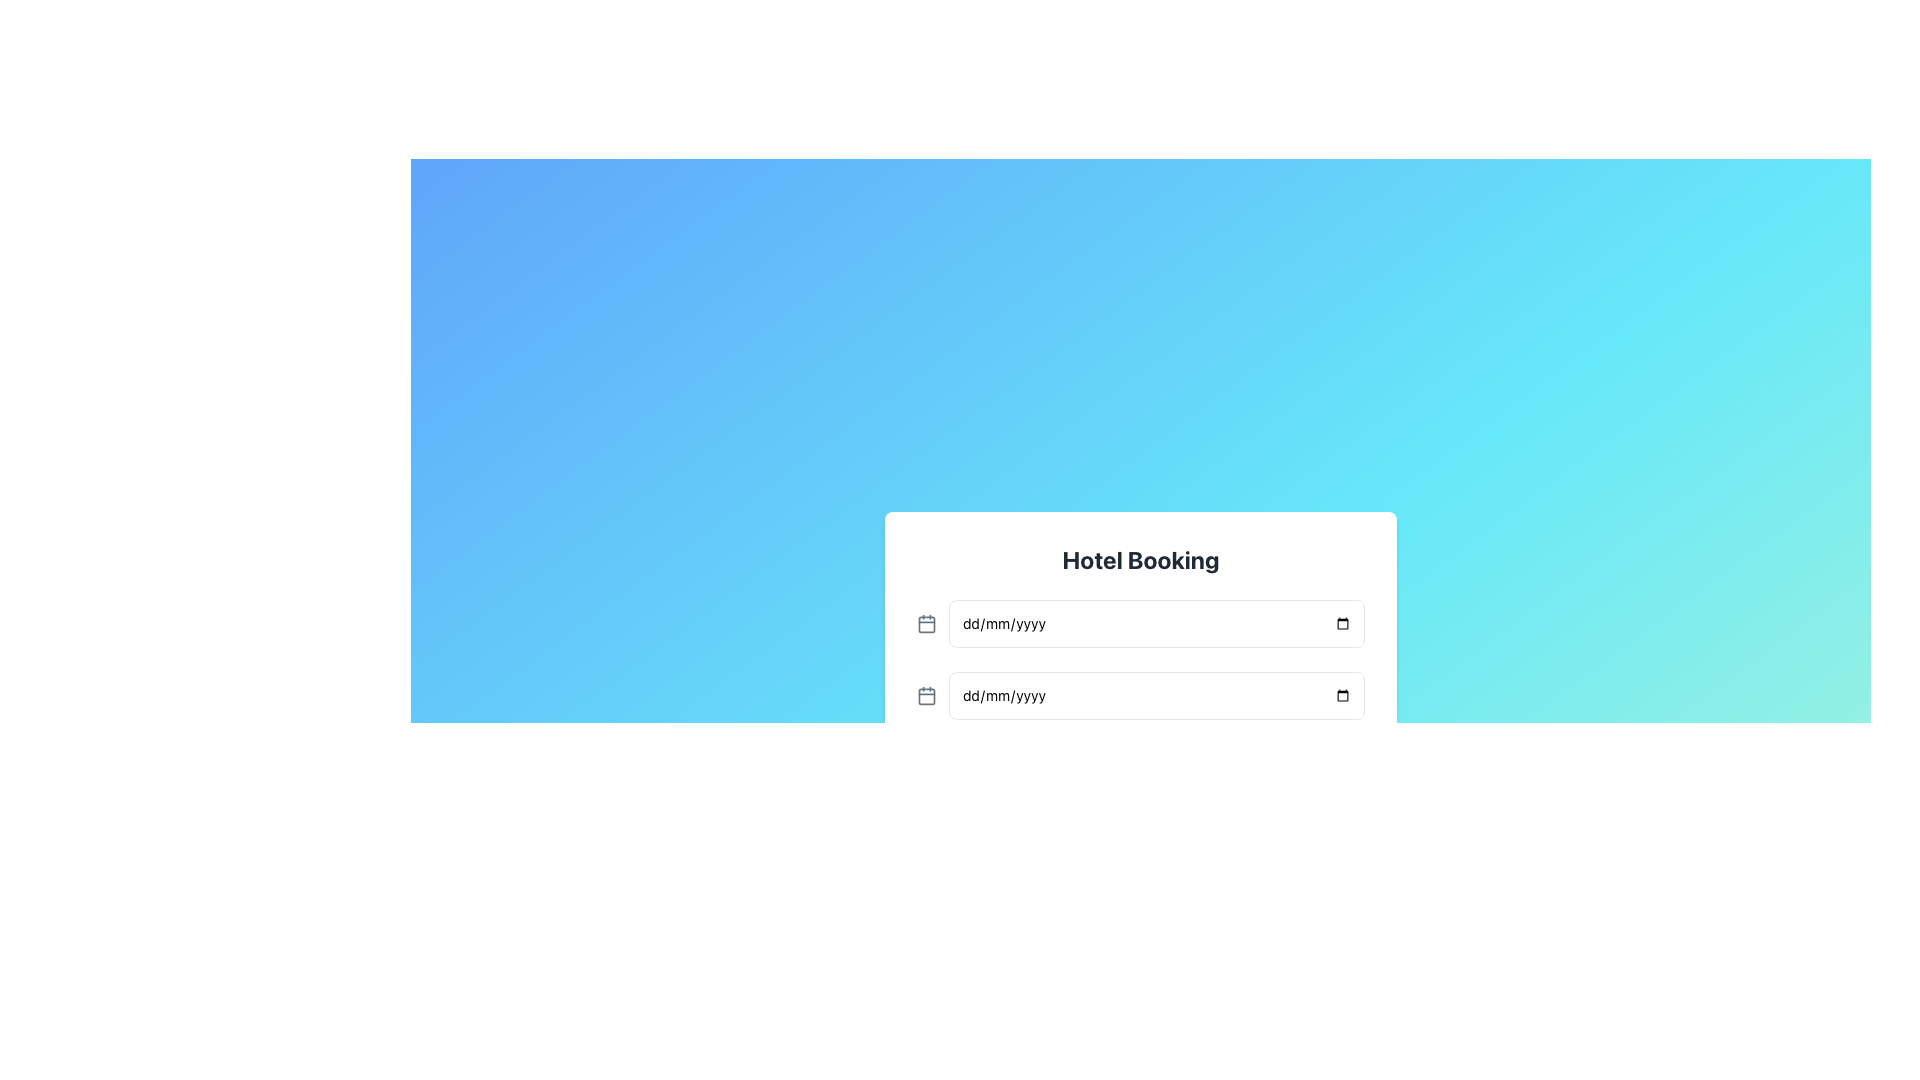 The height and width of the screenshot is (1080, 1920). Describe the element at coordinates (1141, 559) in the screenshot. I see `the Text Label that serves as the title for the booking section, indicating its purpose related to 'Hotel Booking'` at that location.